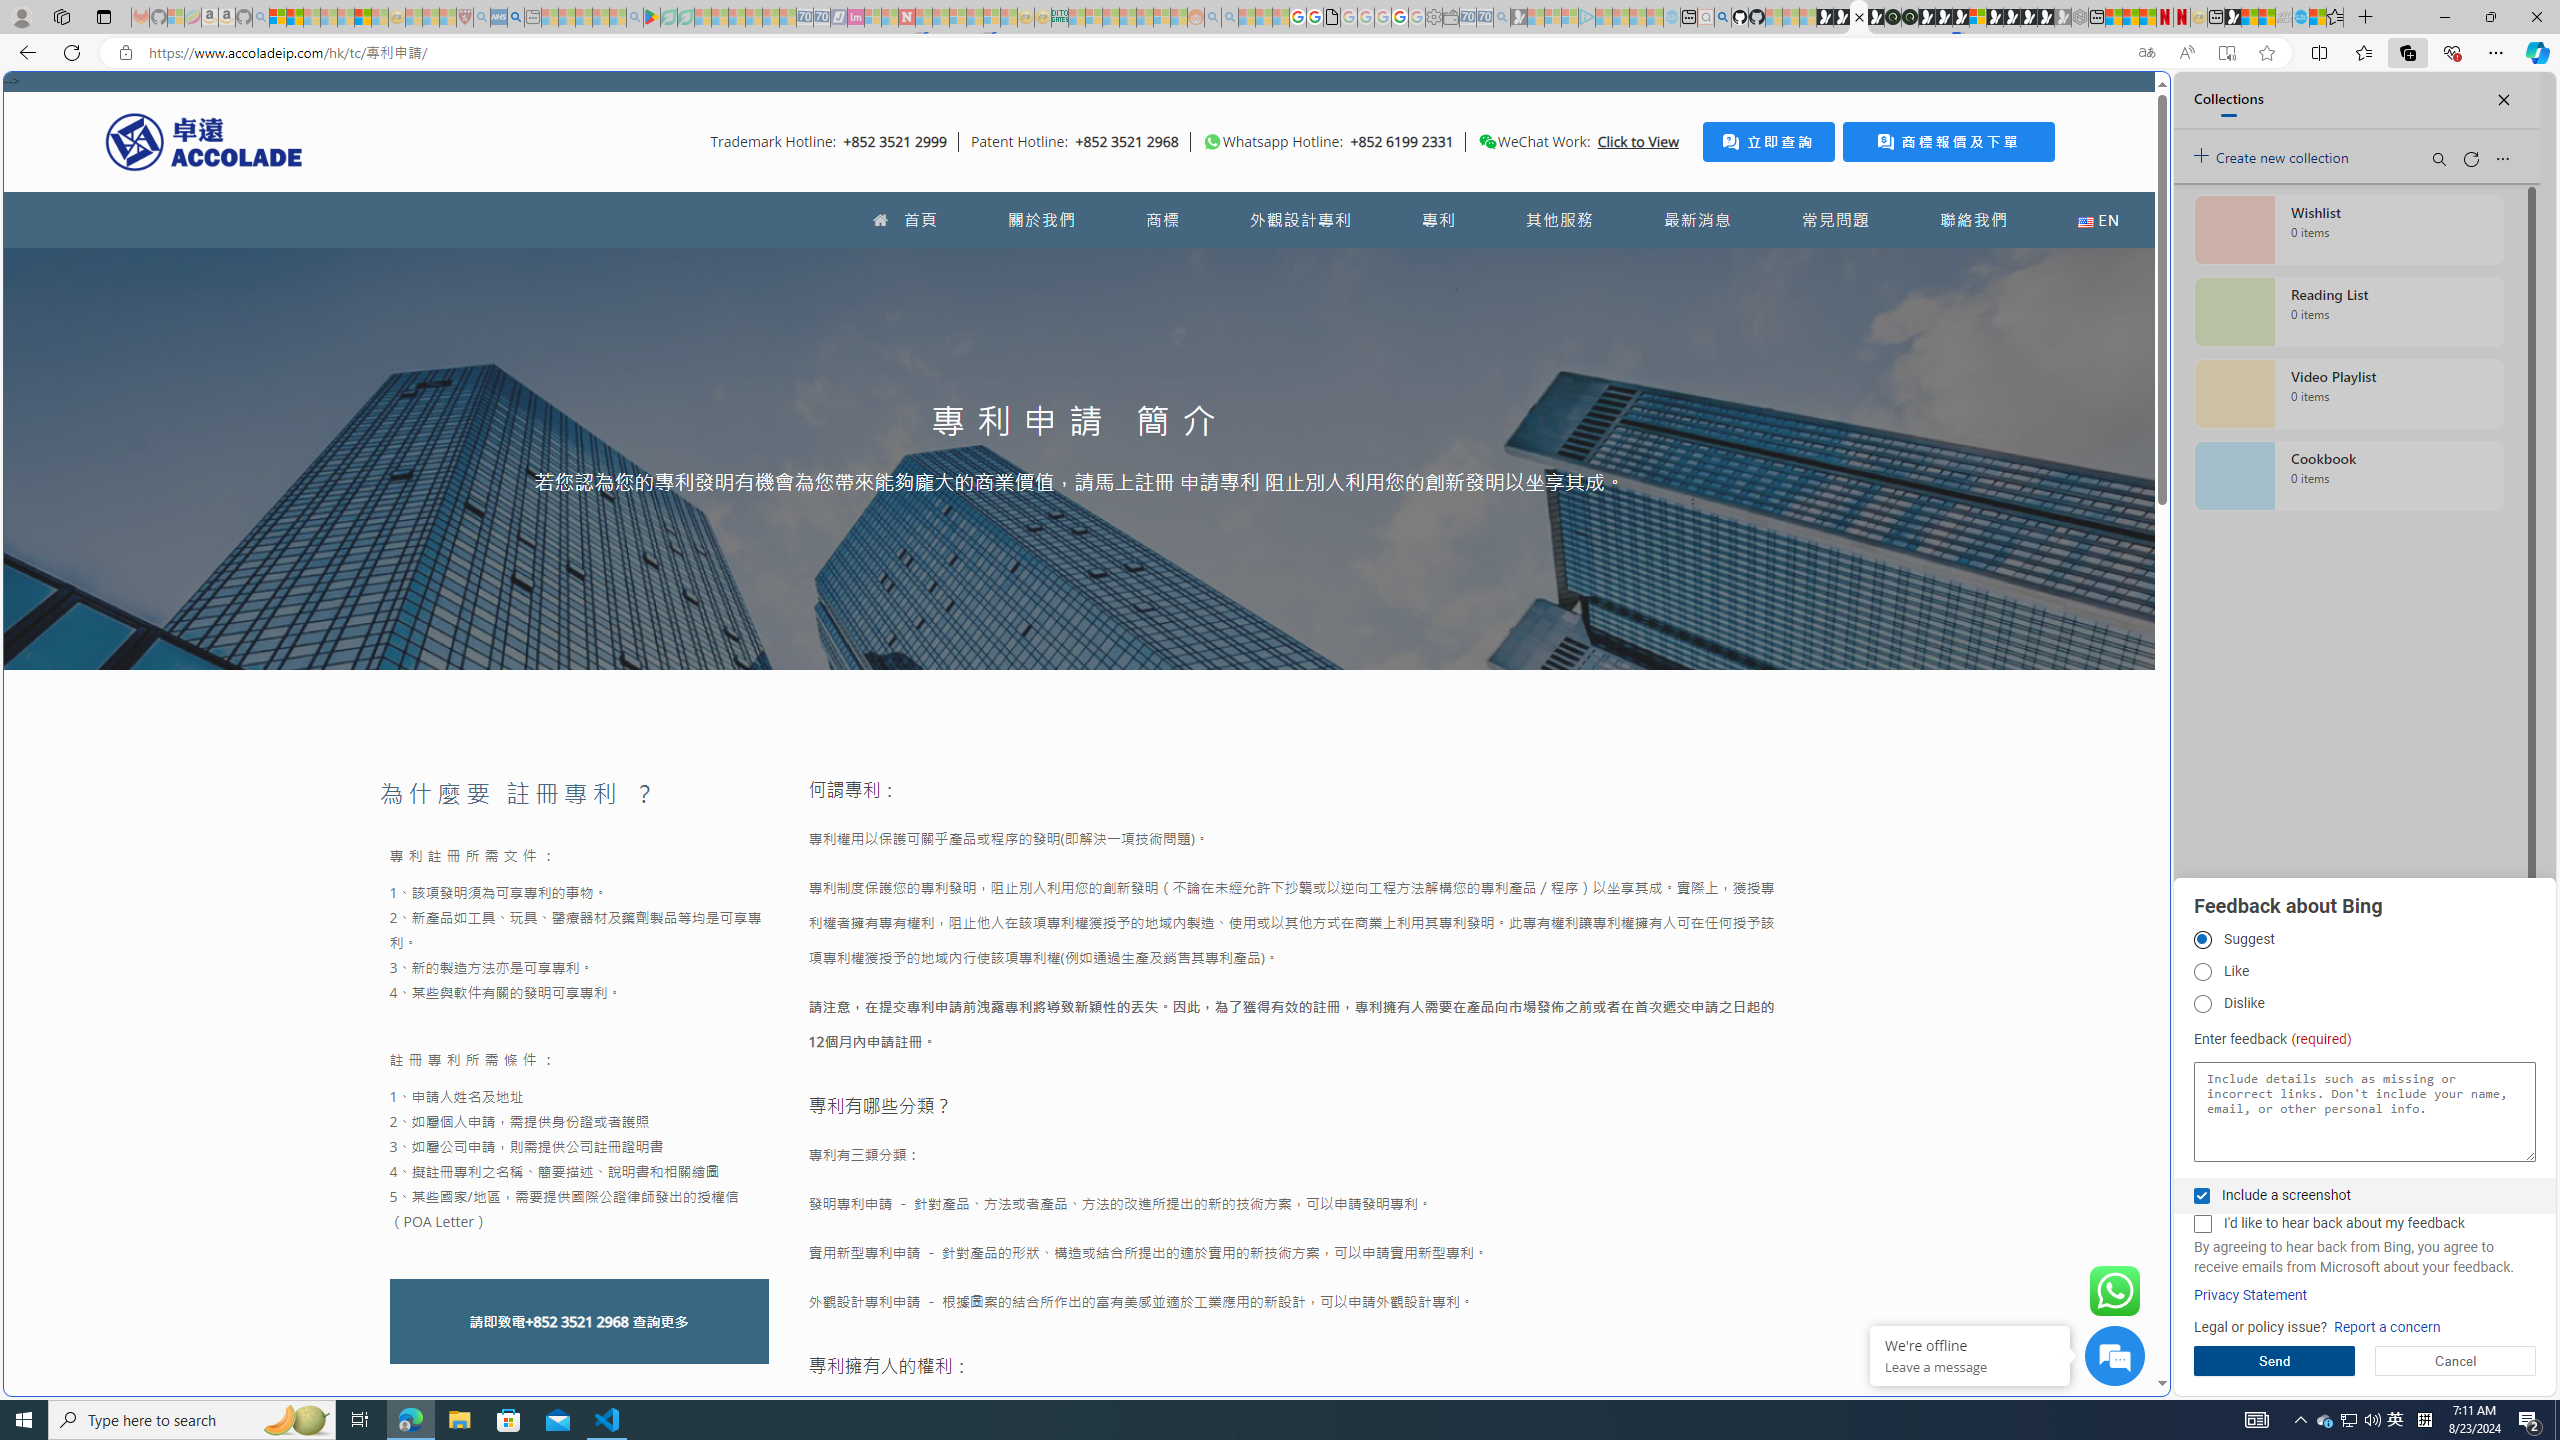 This screenshot has width=2560, height=1440. I want to click on 'EN', so click(2099, 219).